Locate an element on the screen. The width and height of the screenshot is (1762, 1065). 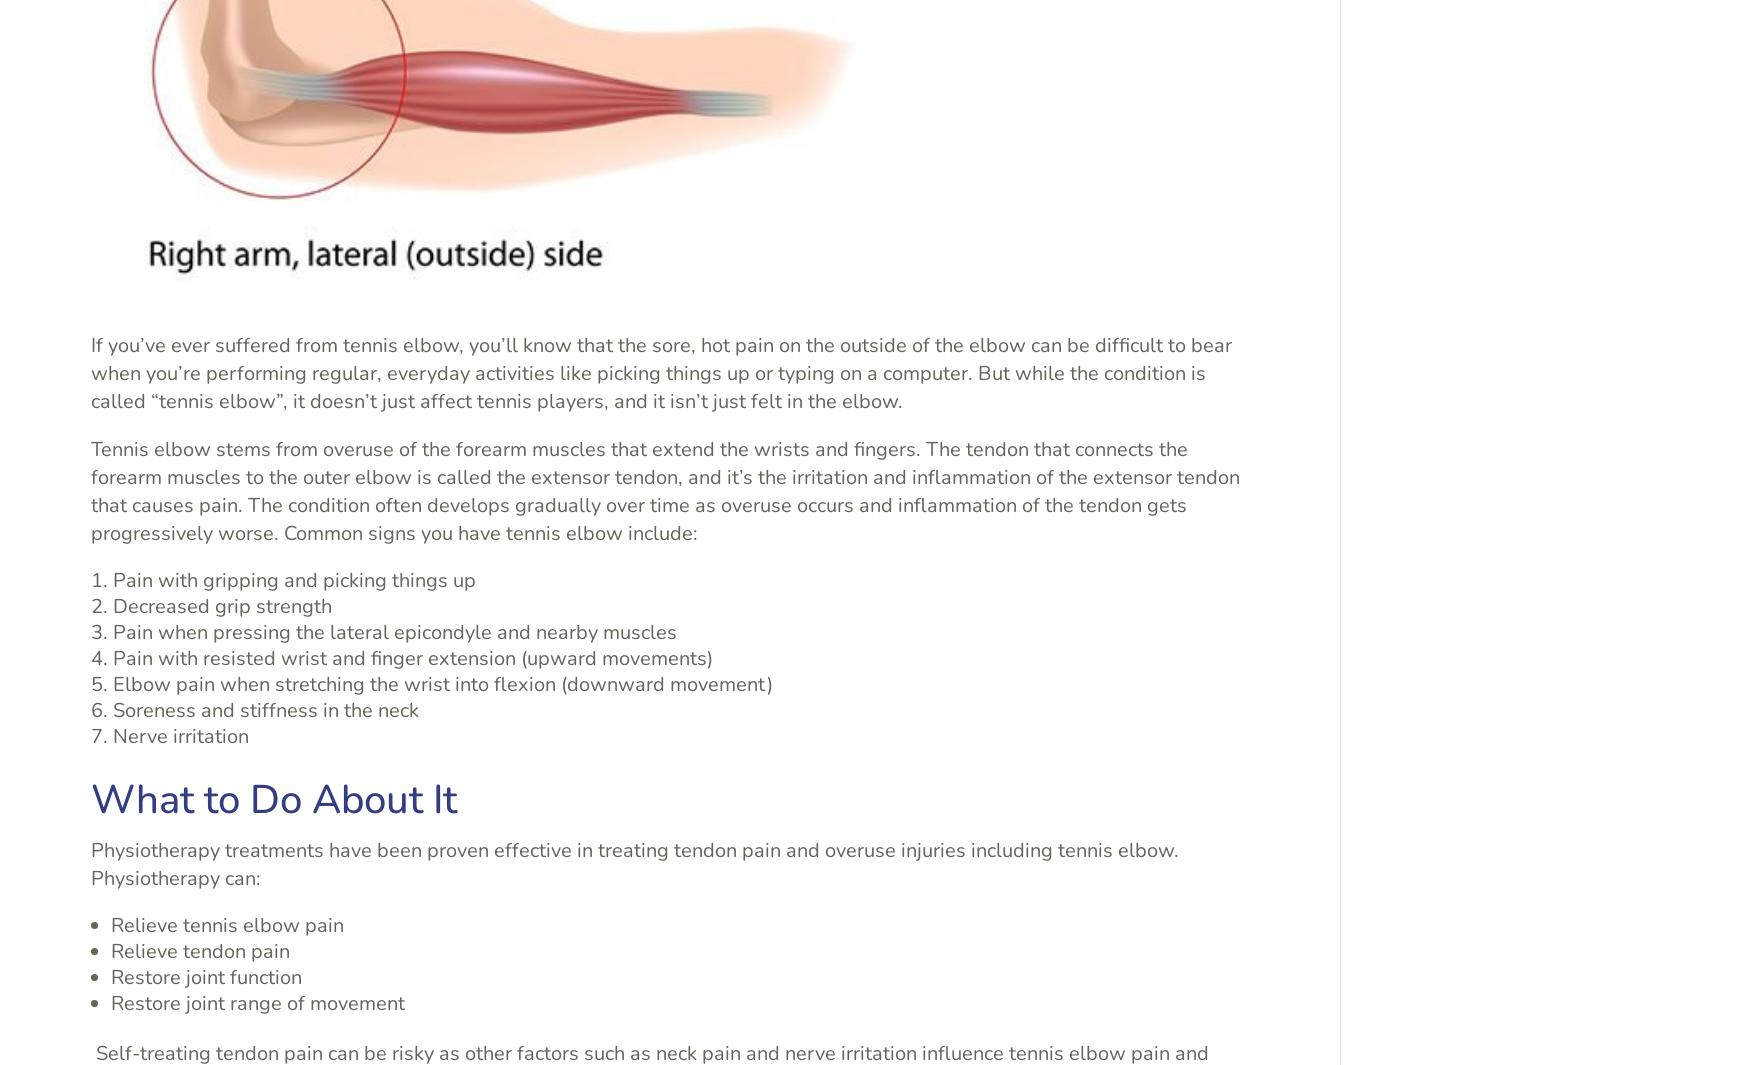
'Pain when pressing the lateral epicondyle and nearby muscles' is located at coordinates (395, 631).